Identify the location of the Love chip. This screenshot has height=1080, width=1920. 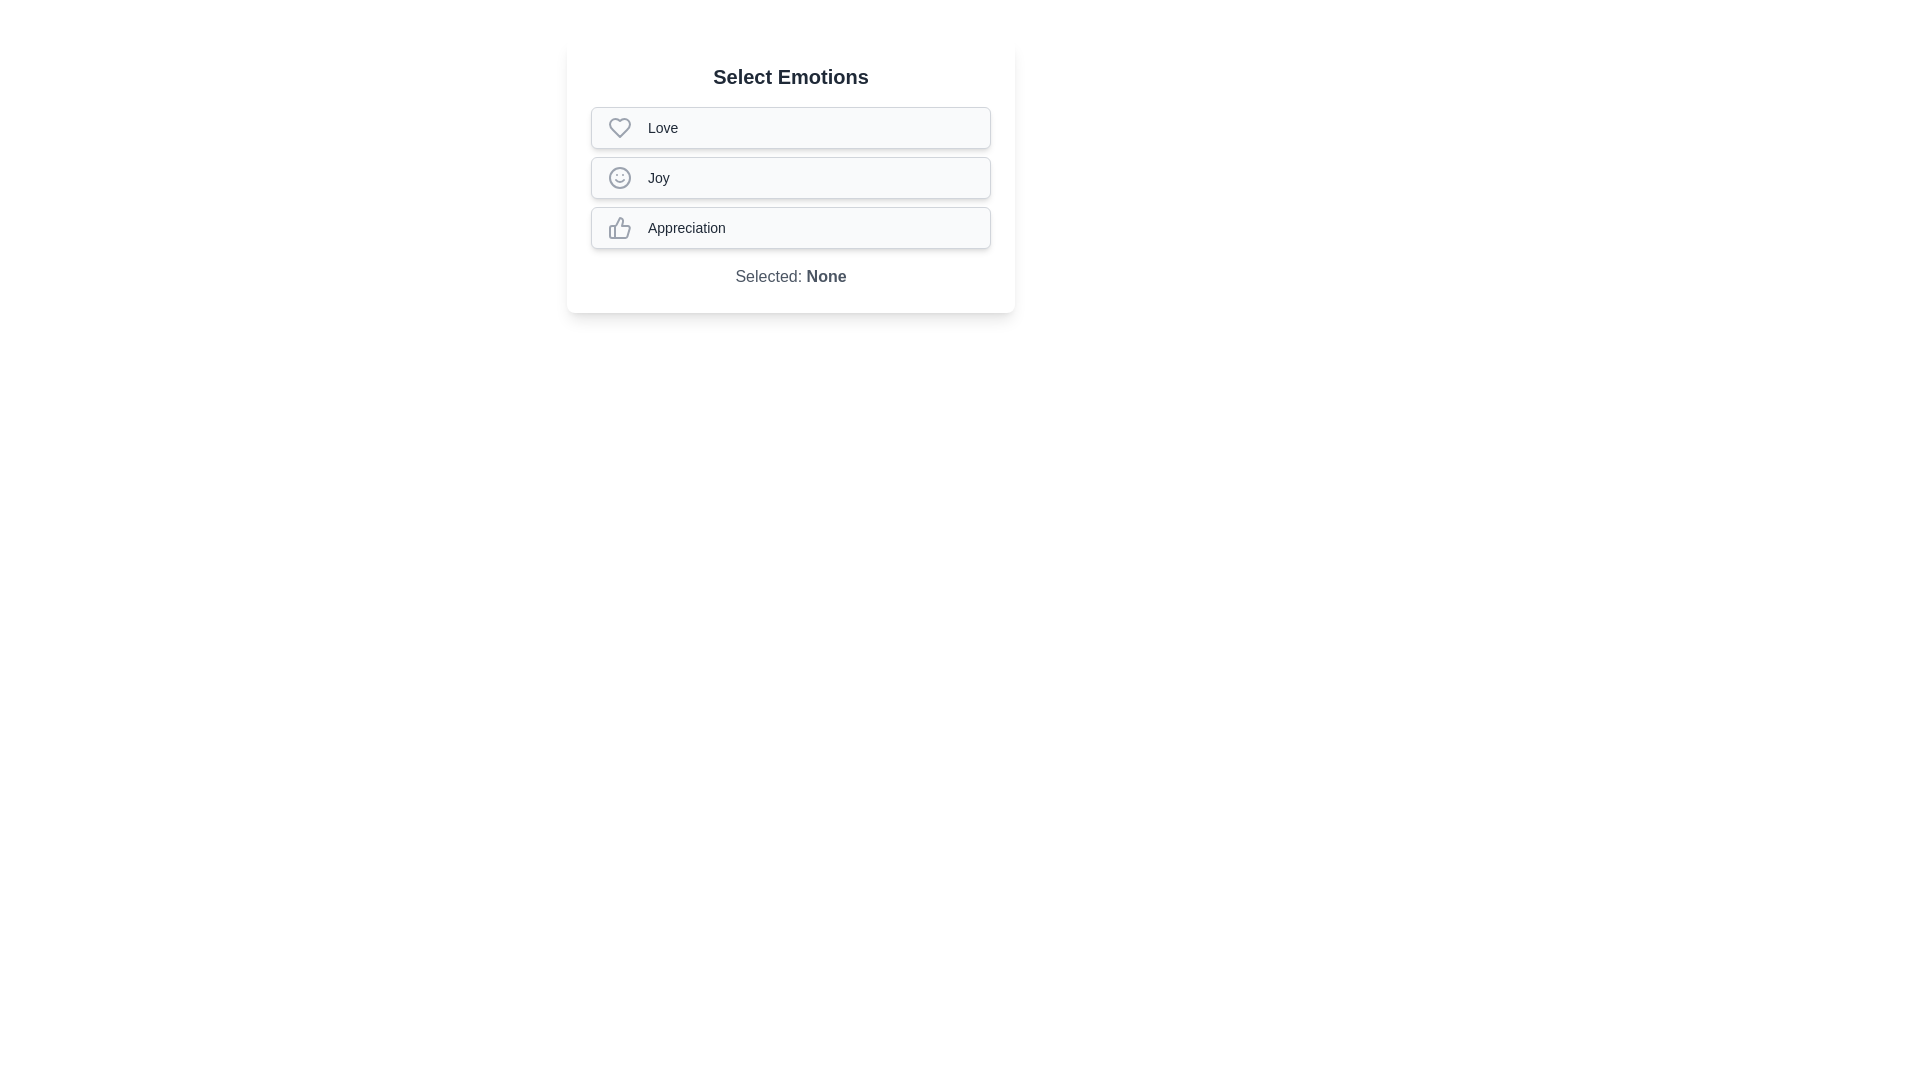
(790, 127).